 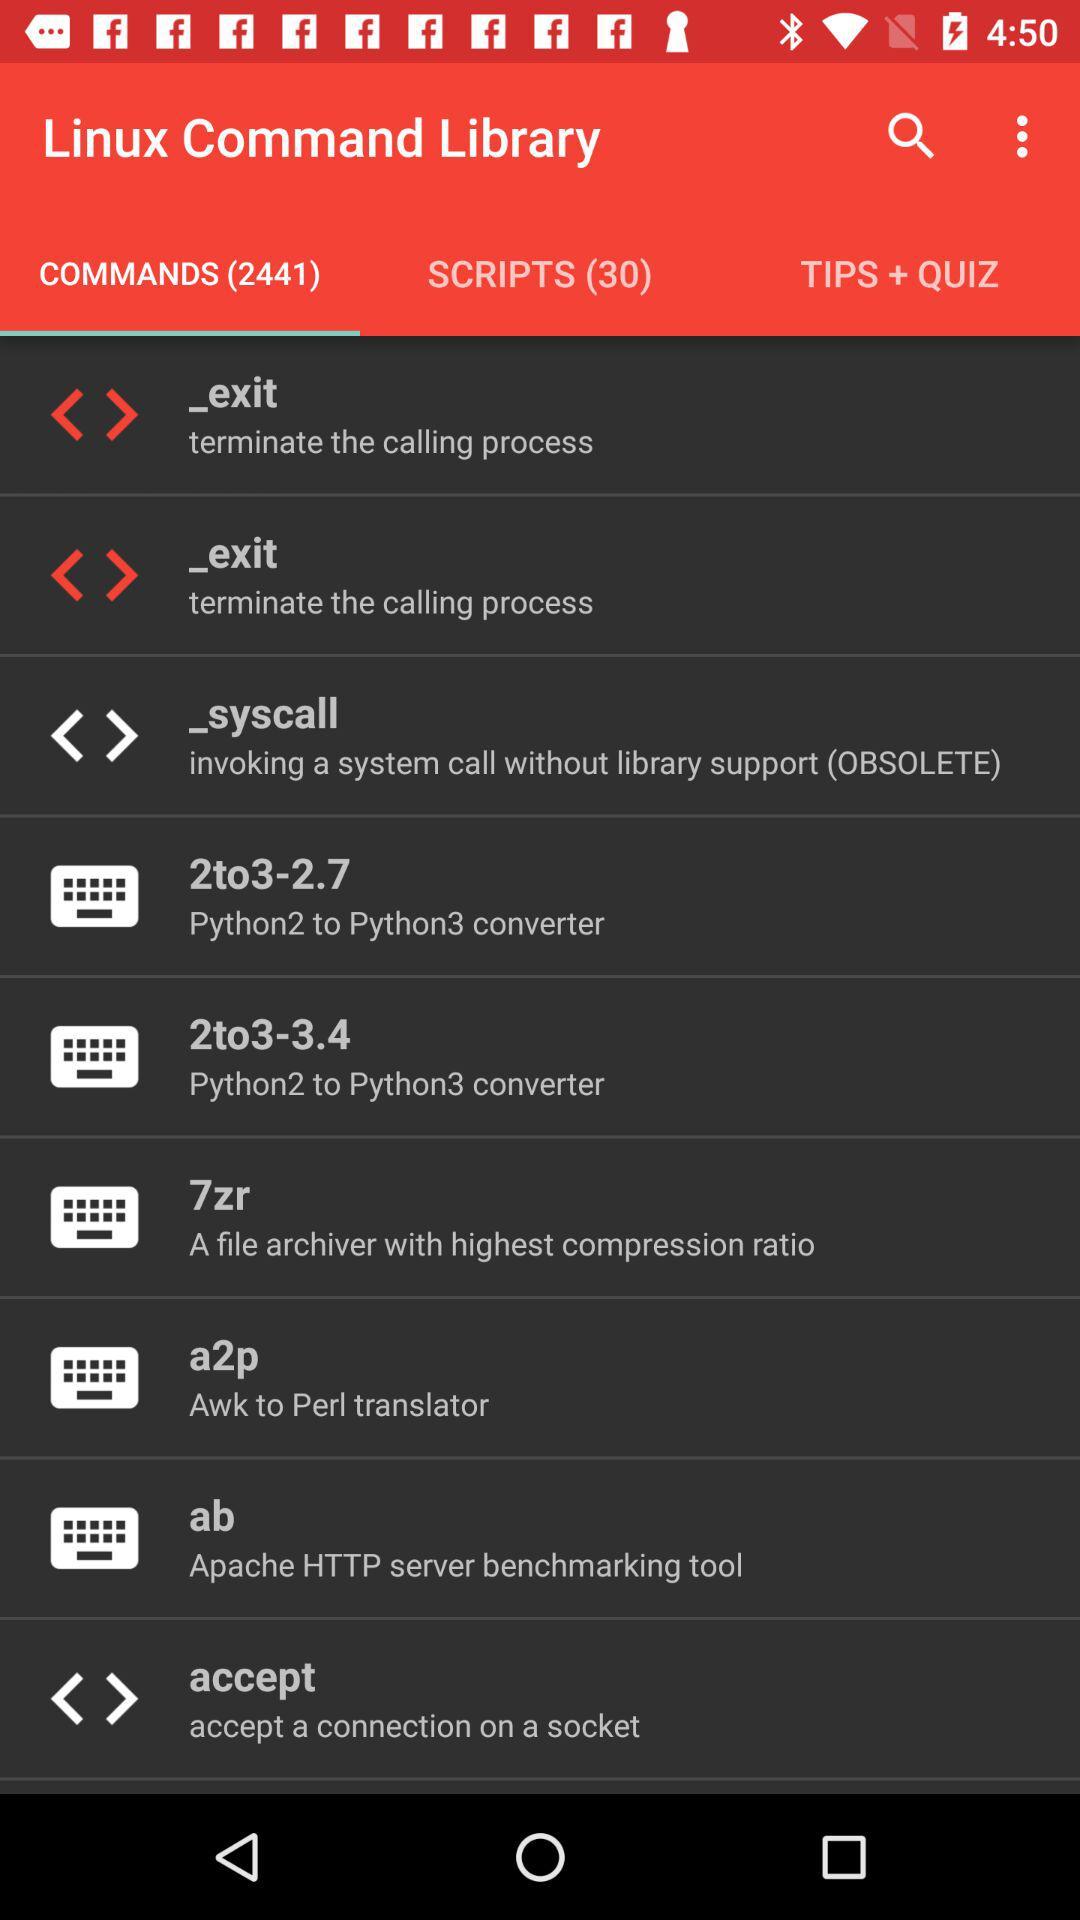 What do you see at coordinates (212, 1514) in the screenshot?
I see `the ab icon` at bounding box center [212, 1514].